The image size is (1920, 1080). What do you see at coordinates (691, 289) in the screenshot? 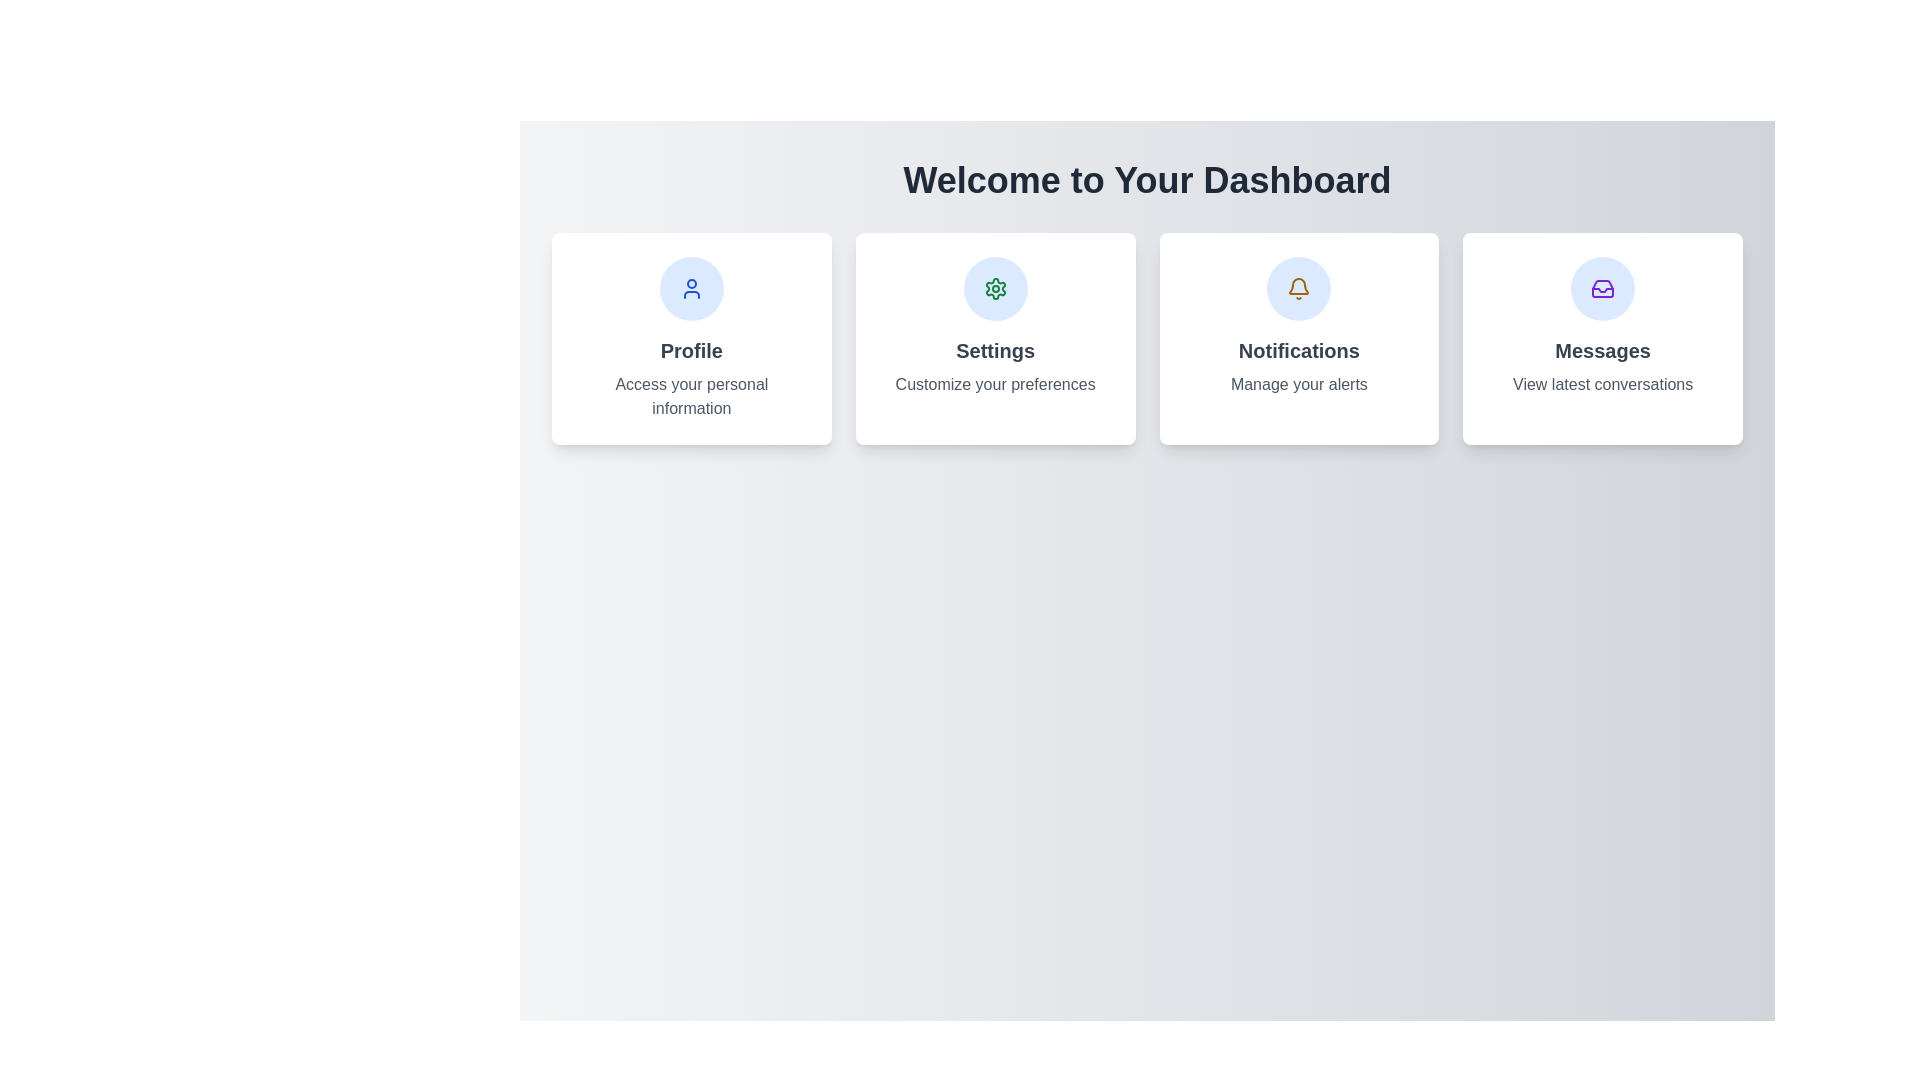
I see `the rounded circular icon with a blue background and a user profile icon in a darker blue color, which is located at the top center of the 'Profile' card in the dashboard` at bounding box center [691, 289].